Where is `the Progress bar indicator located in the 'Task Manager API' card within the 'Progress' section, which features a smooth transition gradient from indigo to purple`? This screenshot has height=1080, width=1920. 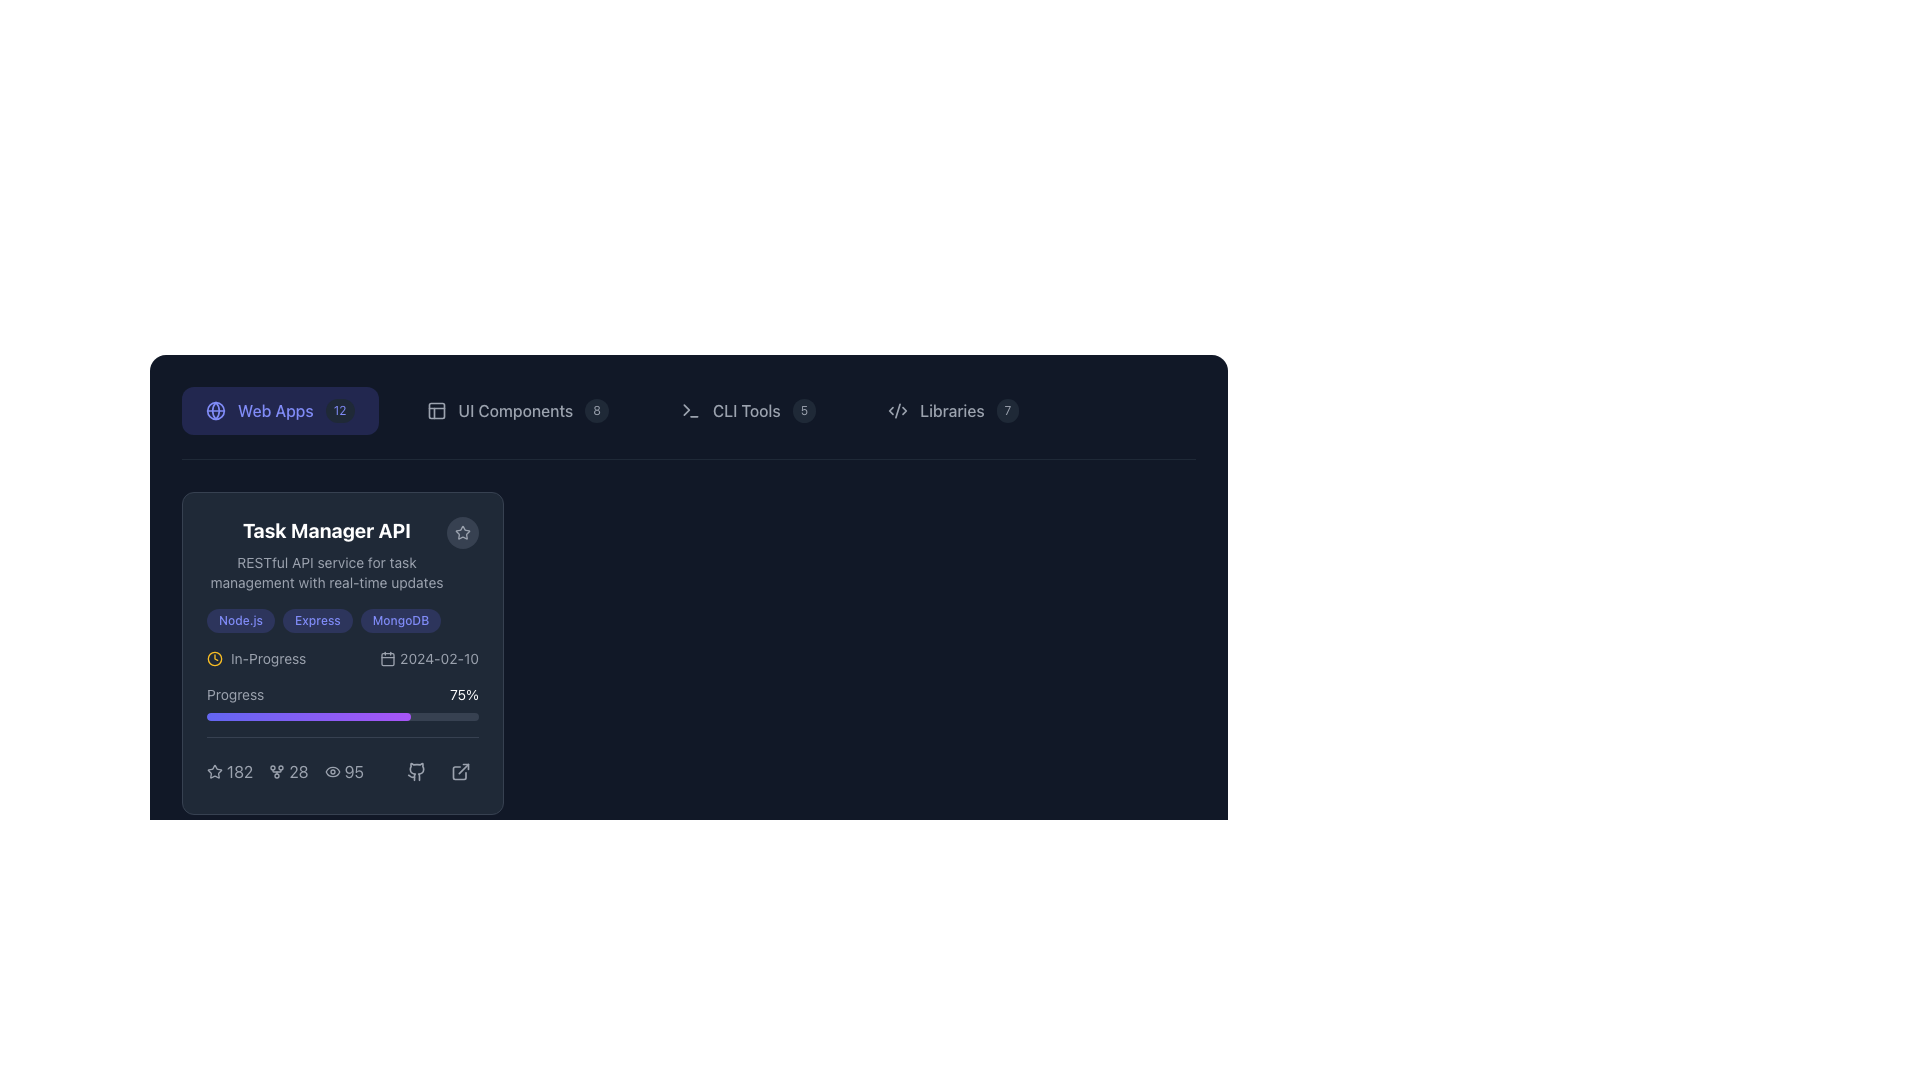 the Progress bar indicator located in the 'Task Manager API' card within the 'Progress' section, which features a smooth transition gradient from indigo to purple is located at coordinates (307, 716).